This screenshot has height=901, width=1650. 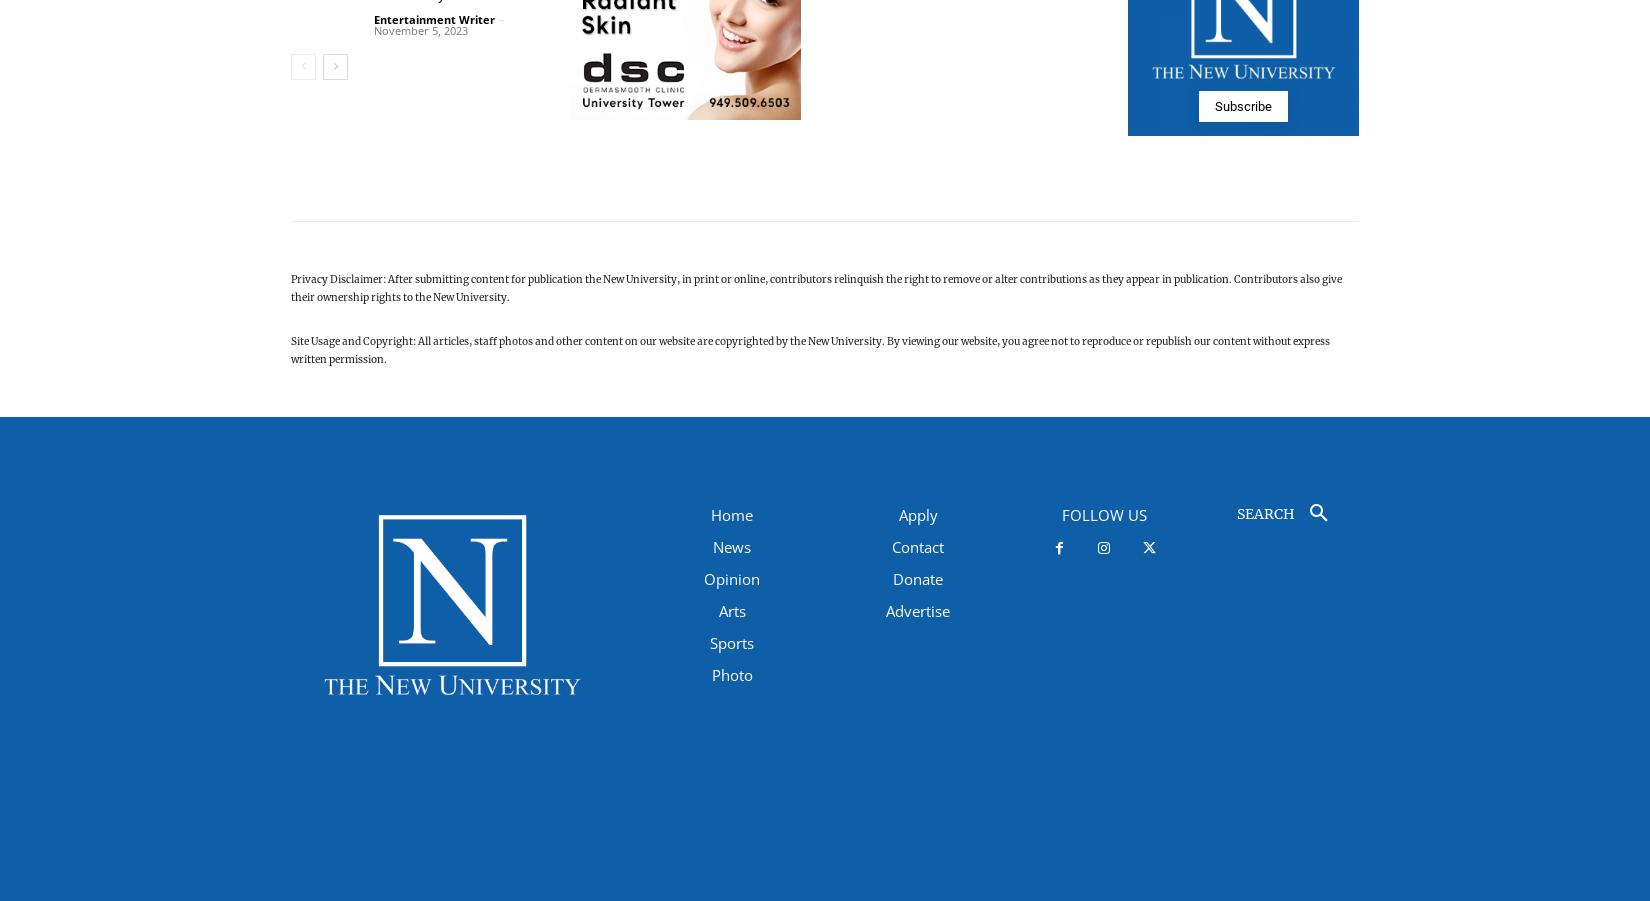 What do you see at coordinates (1265, 514) in the screenshot?
I see `'SEARCH'` at bounding box center [1265, 514].